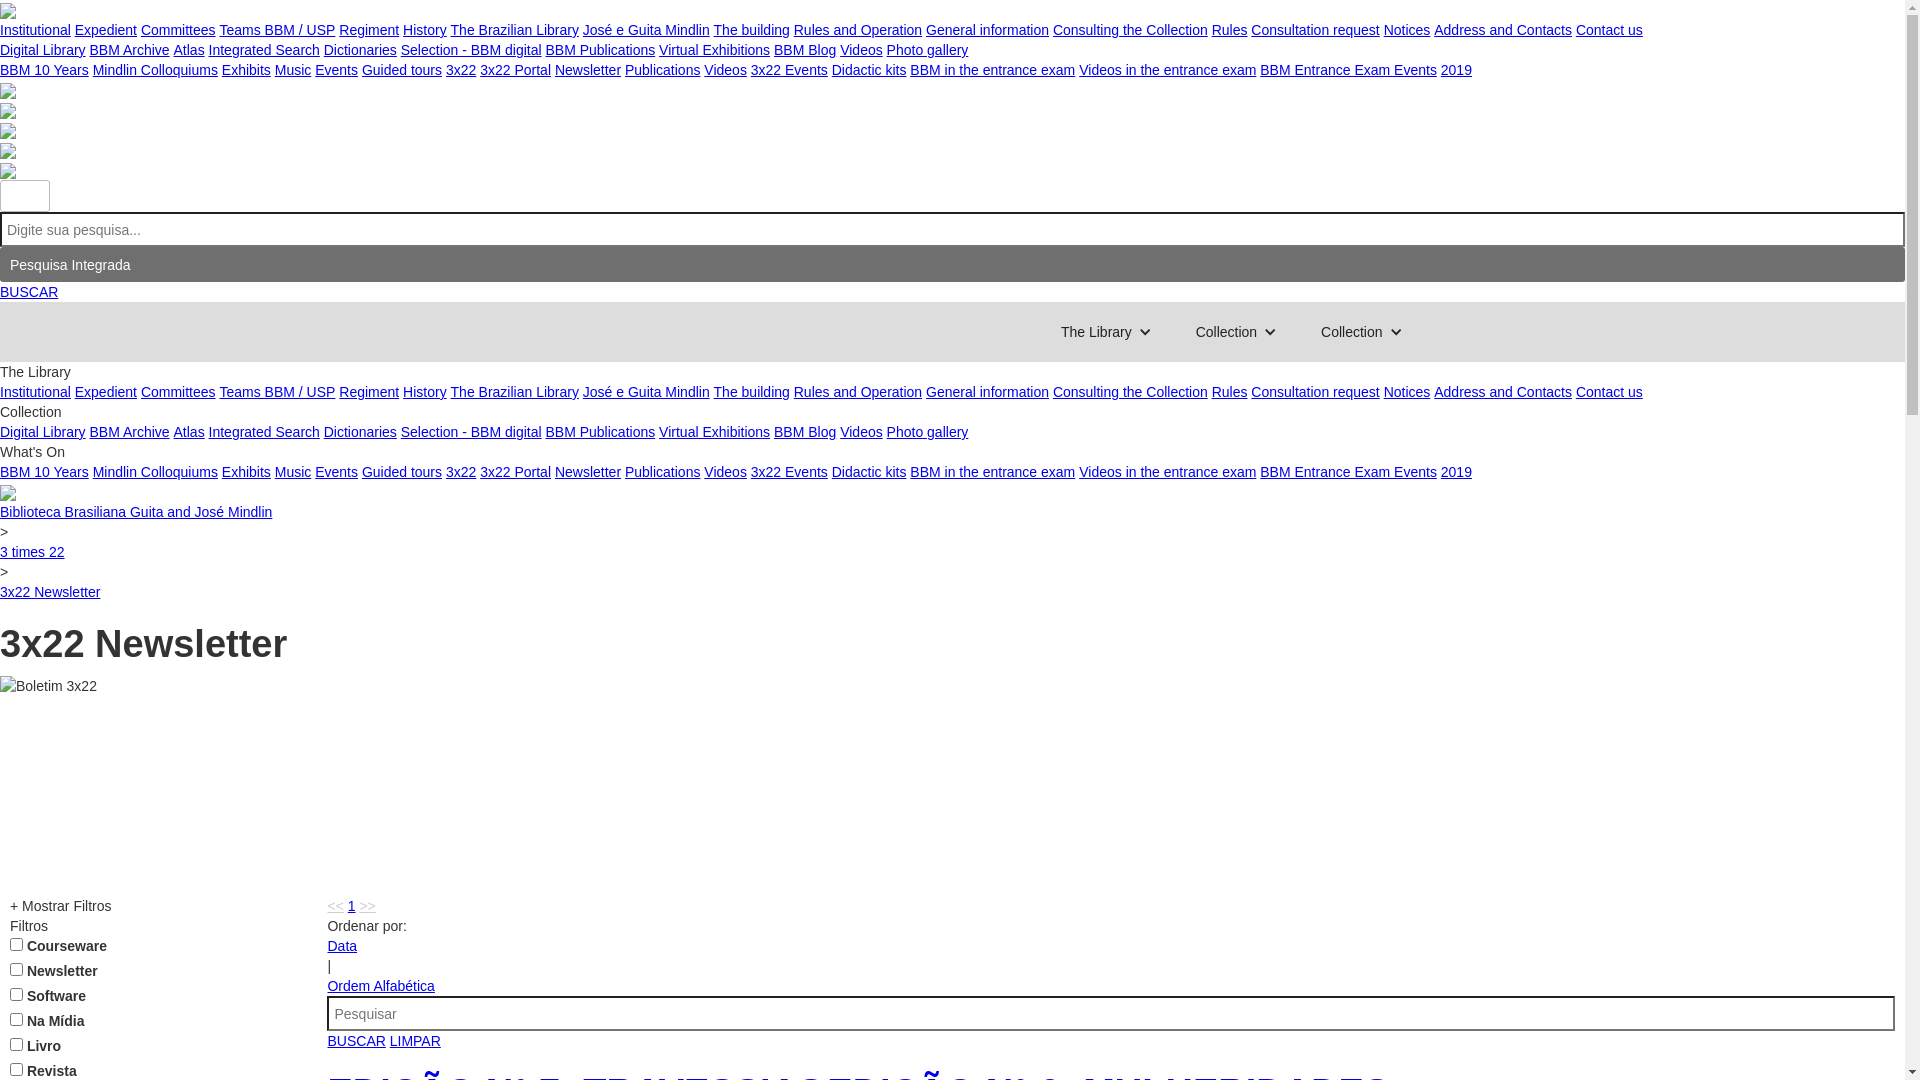  Describe the element at coordinates (402, 392) in the screenshot. I see `'History'` at that location.